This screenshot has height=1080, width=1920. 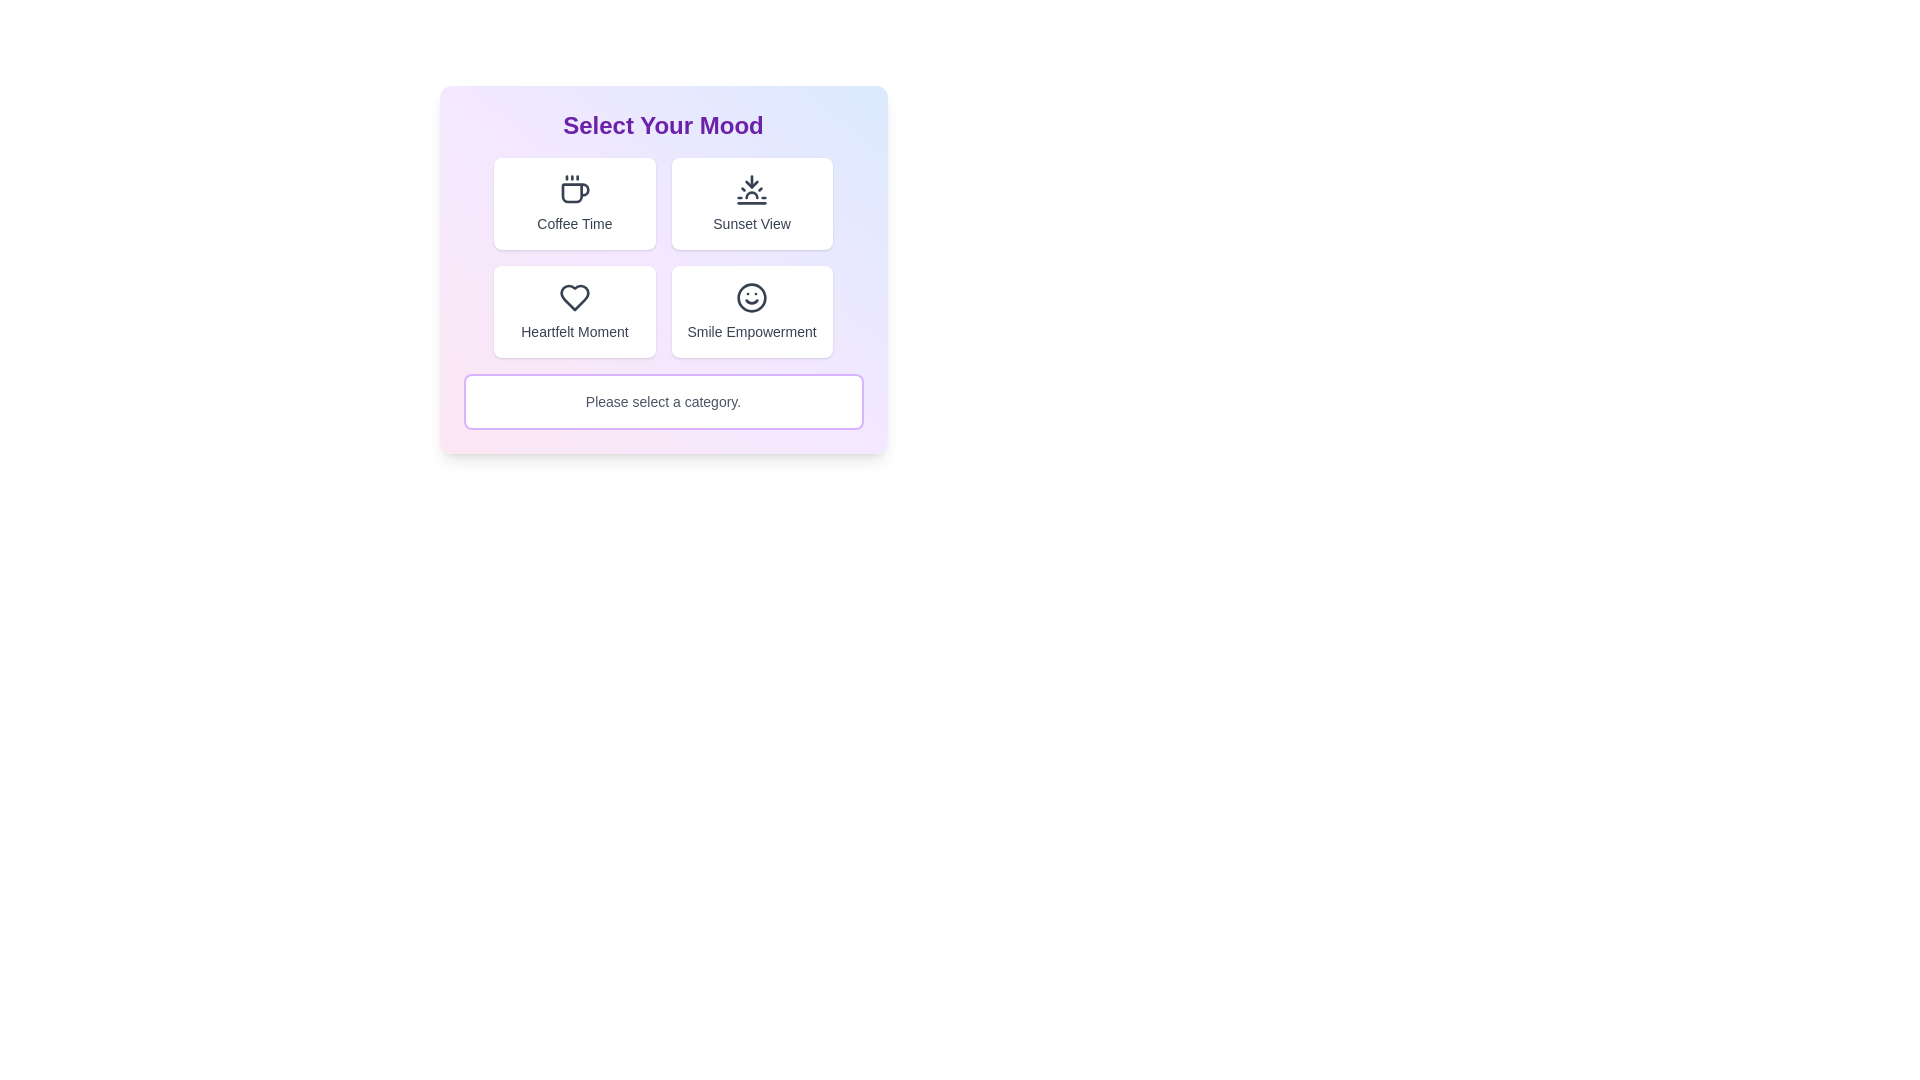 I want to click on the circular outline element that is part of the 'Smile Empowerment' button located in the lower right of the grid inside the 'Select Your Mood' panel, so click(x=751, y=297).